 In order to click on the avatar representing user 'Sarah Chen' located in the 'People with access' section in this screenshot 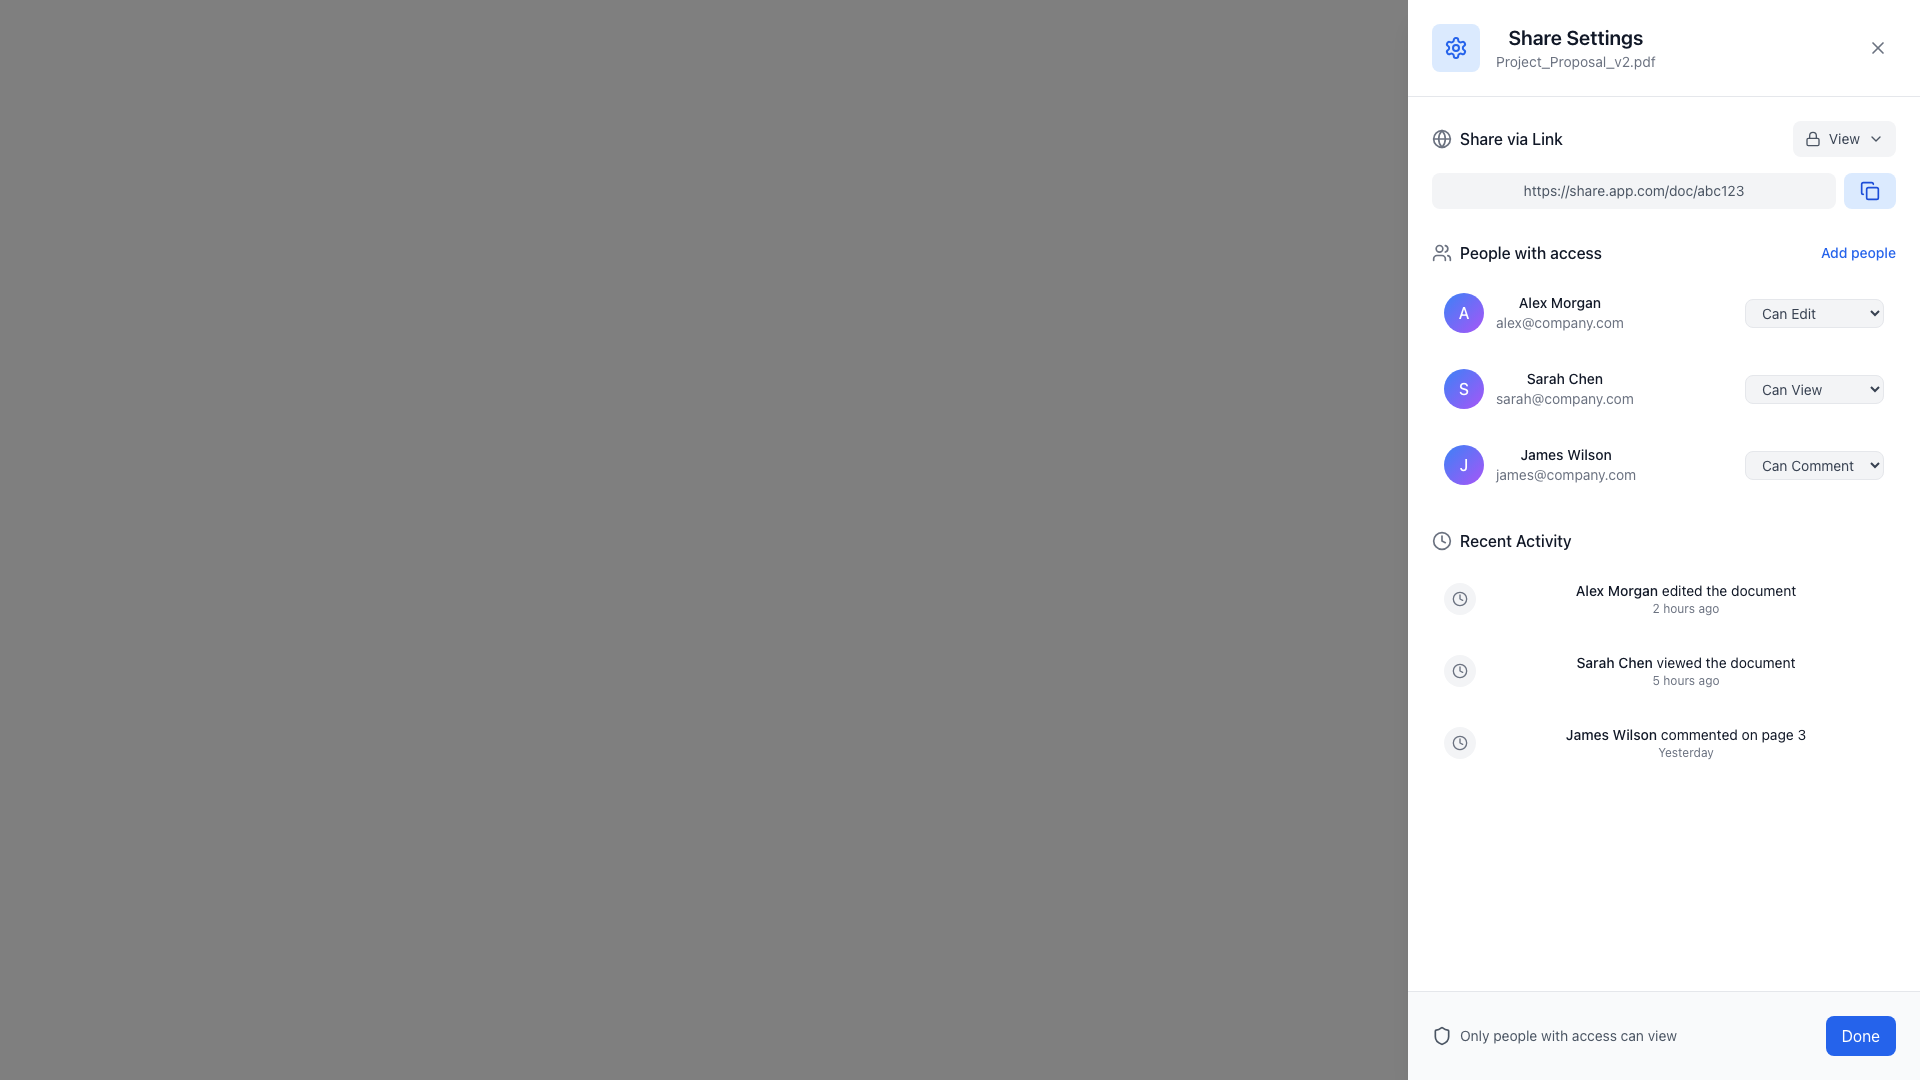, I will do `click(1464, 389)`.